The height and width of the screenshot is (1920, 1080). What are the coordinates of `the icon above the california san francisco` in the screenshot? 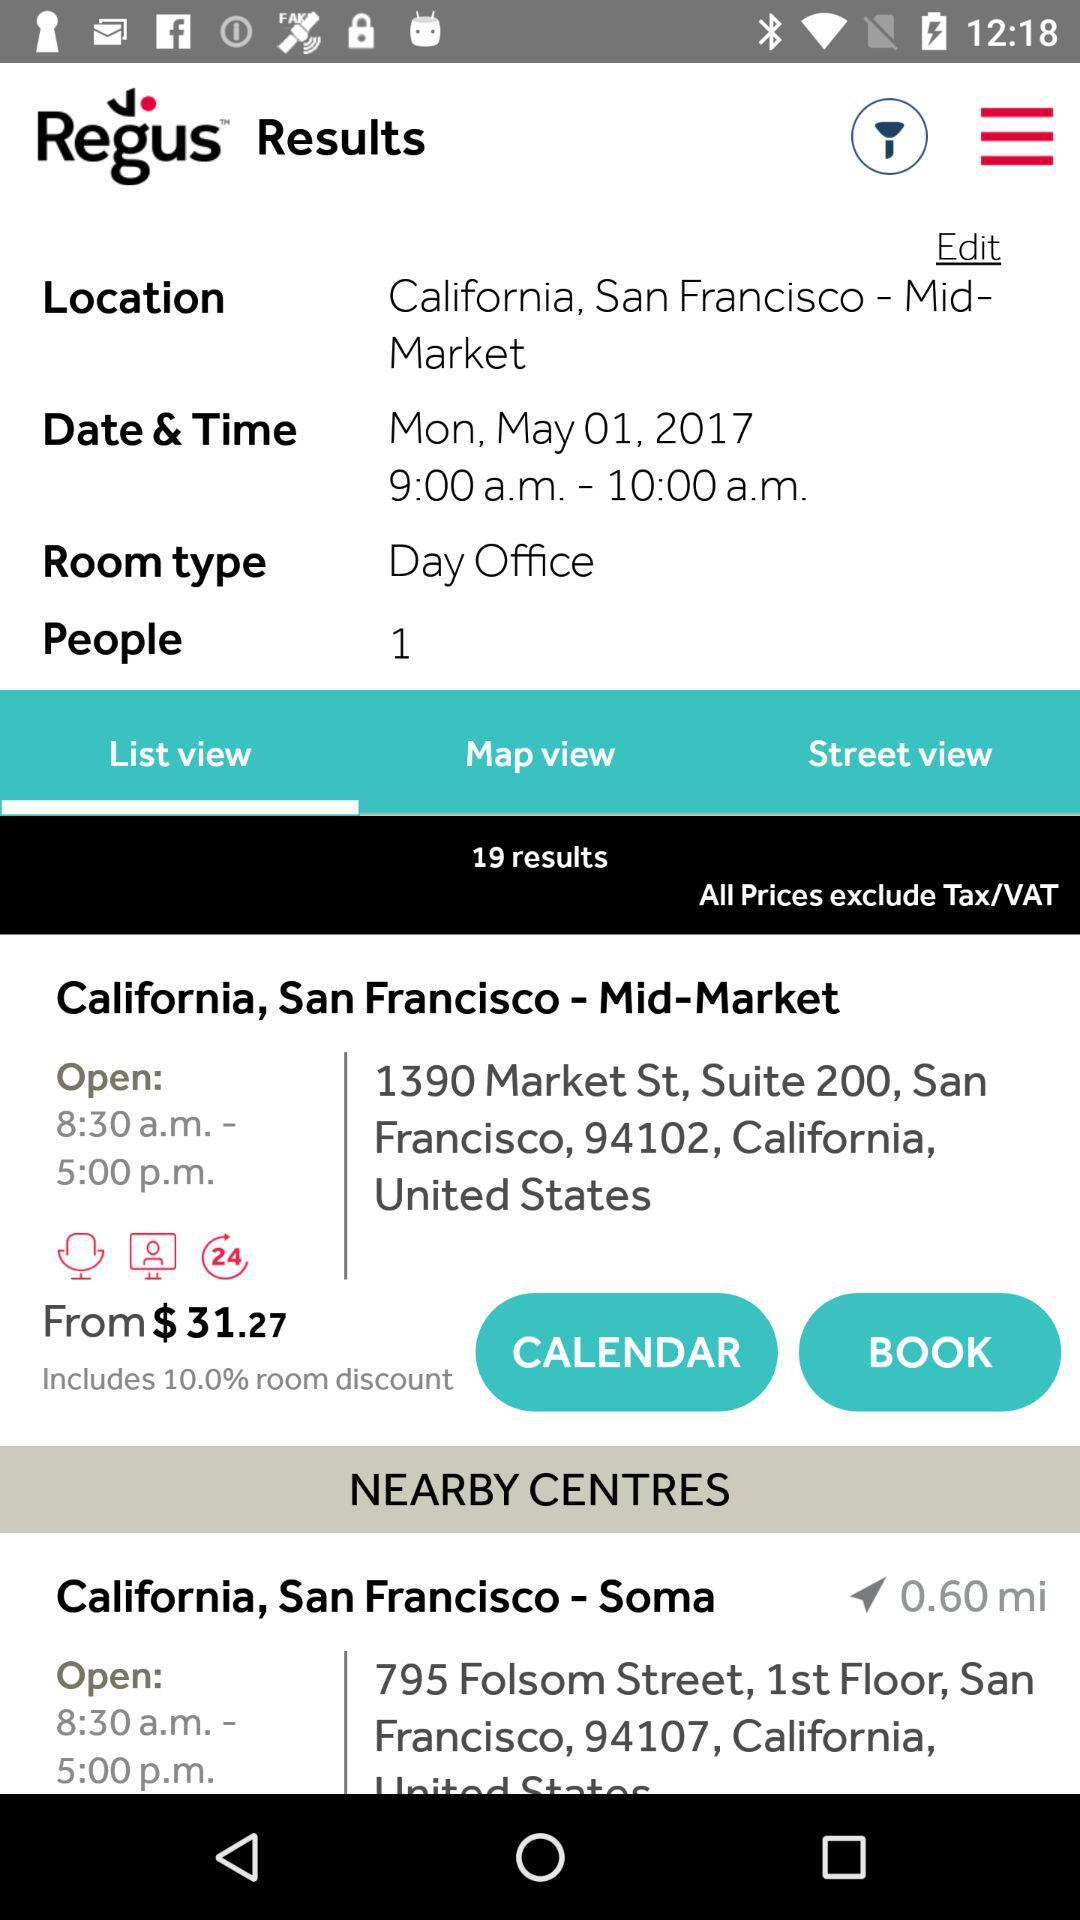 It's located at (967, 244).